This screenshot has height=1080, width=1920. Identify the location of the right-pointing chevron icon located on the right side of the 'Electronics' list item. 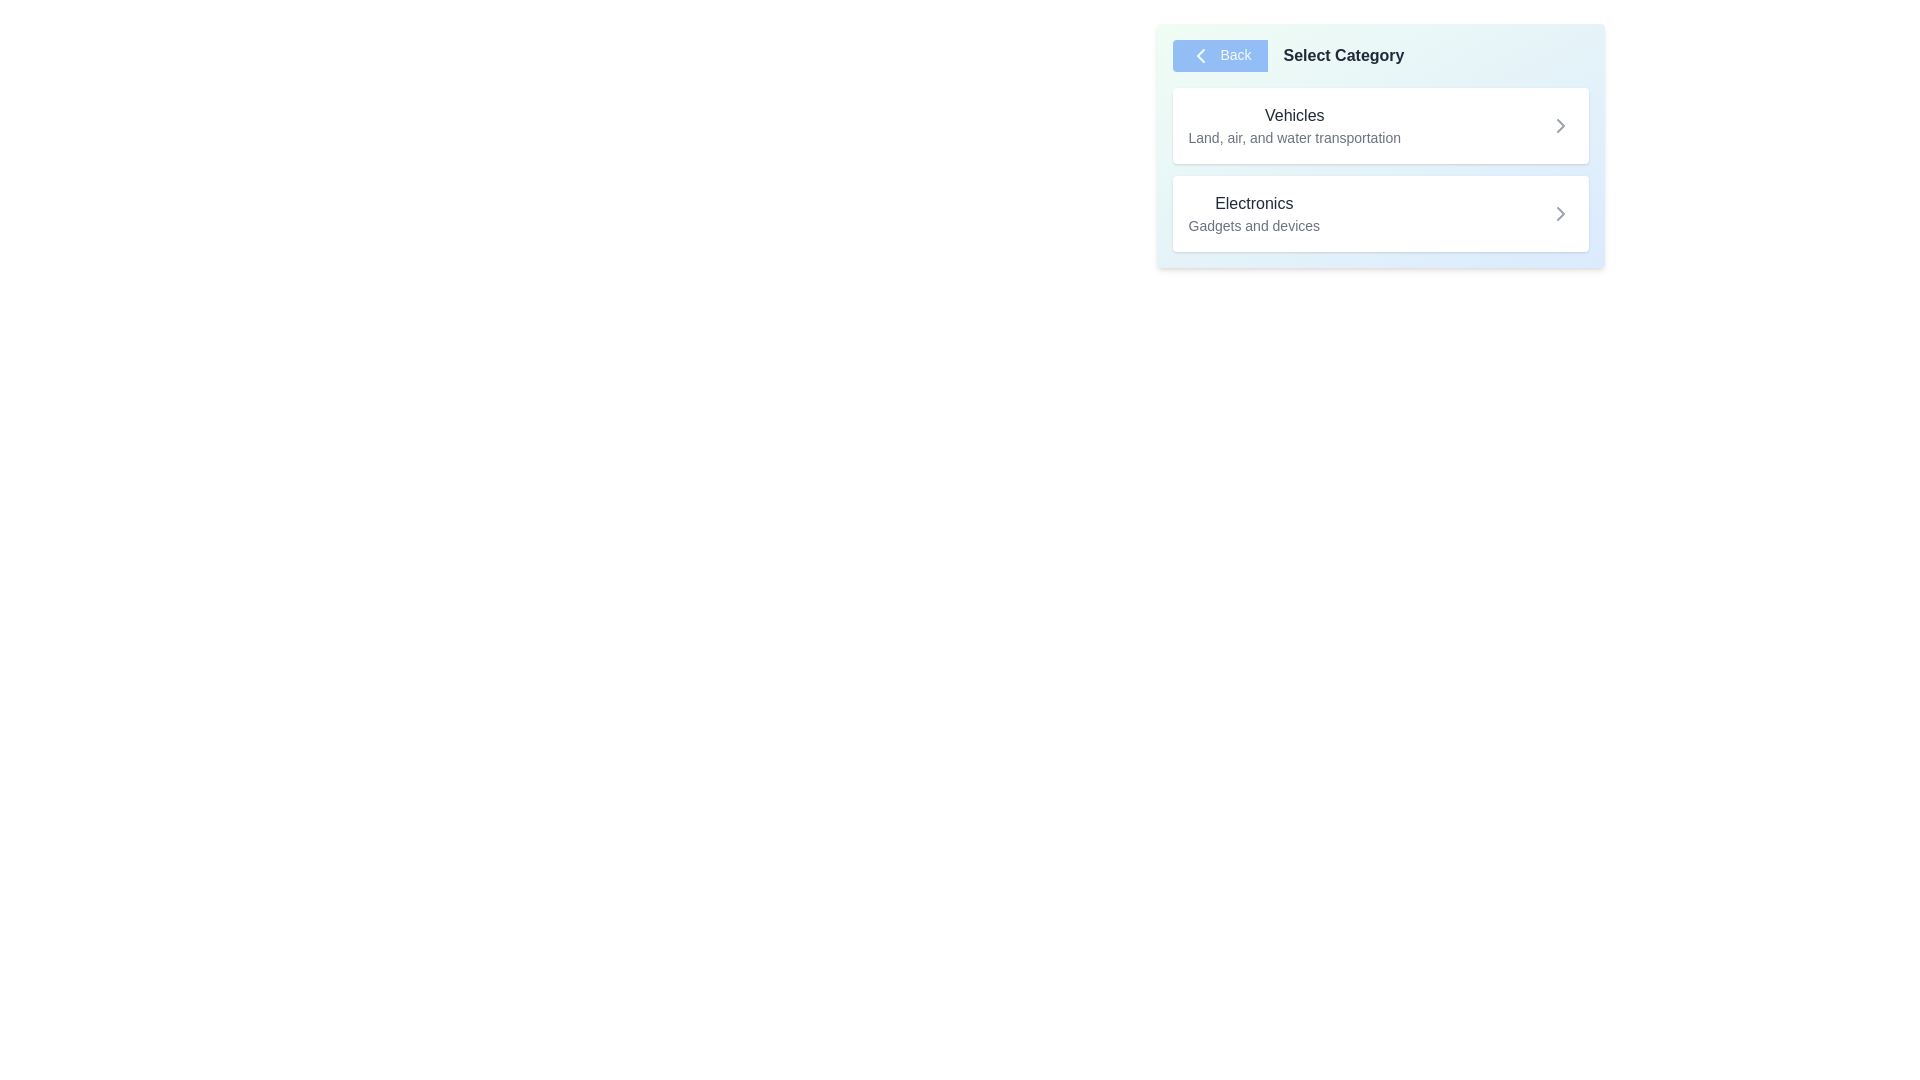
(1559, 213).